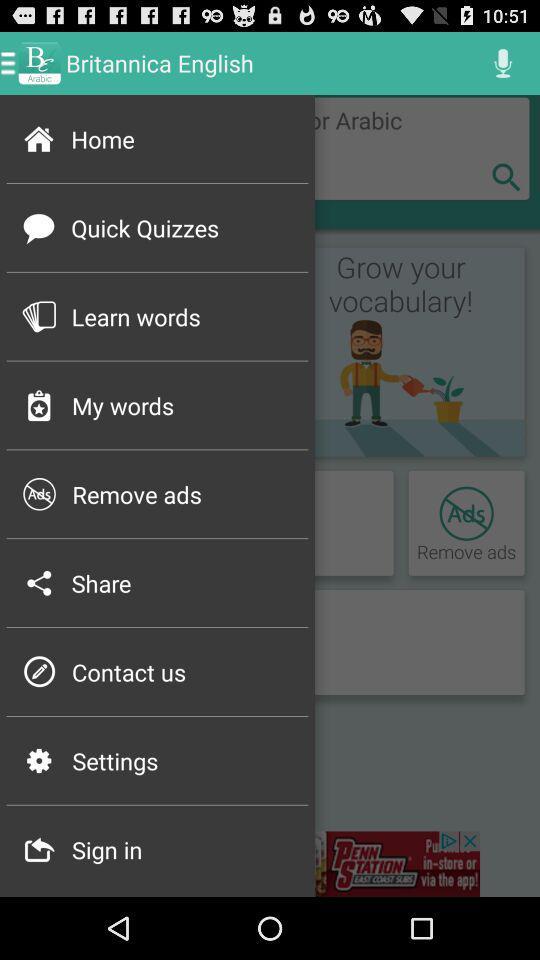  Describe the element at coordinates (270, 863) in the screenshot. I see `sign in option` at that location.